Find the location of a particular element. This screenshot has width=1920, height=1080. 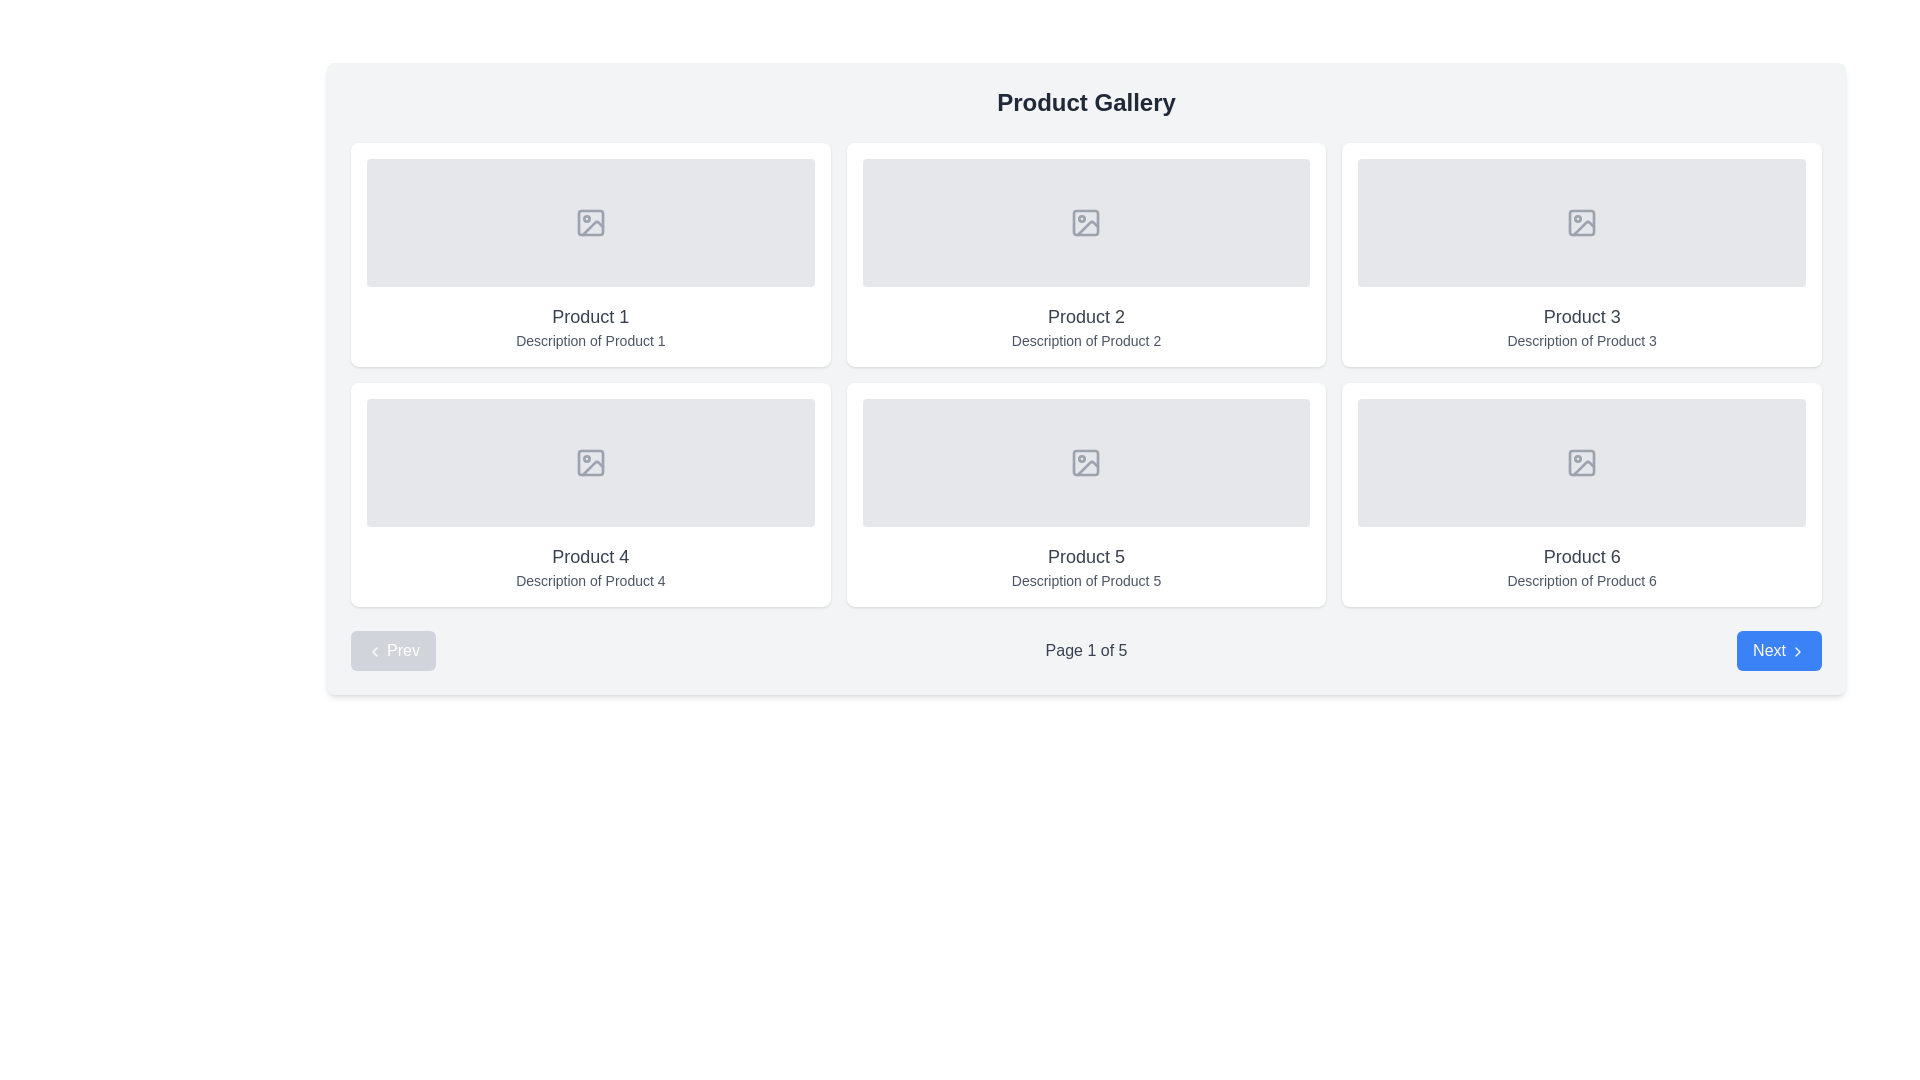

the image area of the product card located in the second row and second column of the product gallery grid to trigger a tooltip is located at coordinates (1085, 494).